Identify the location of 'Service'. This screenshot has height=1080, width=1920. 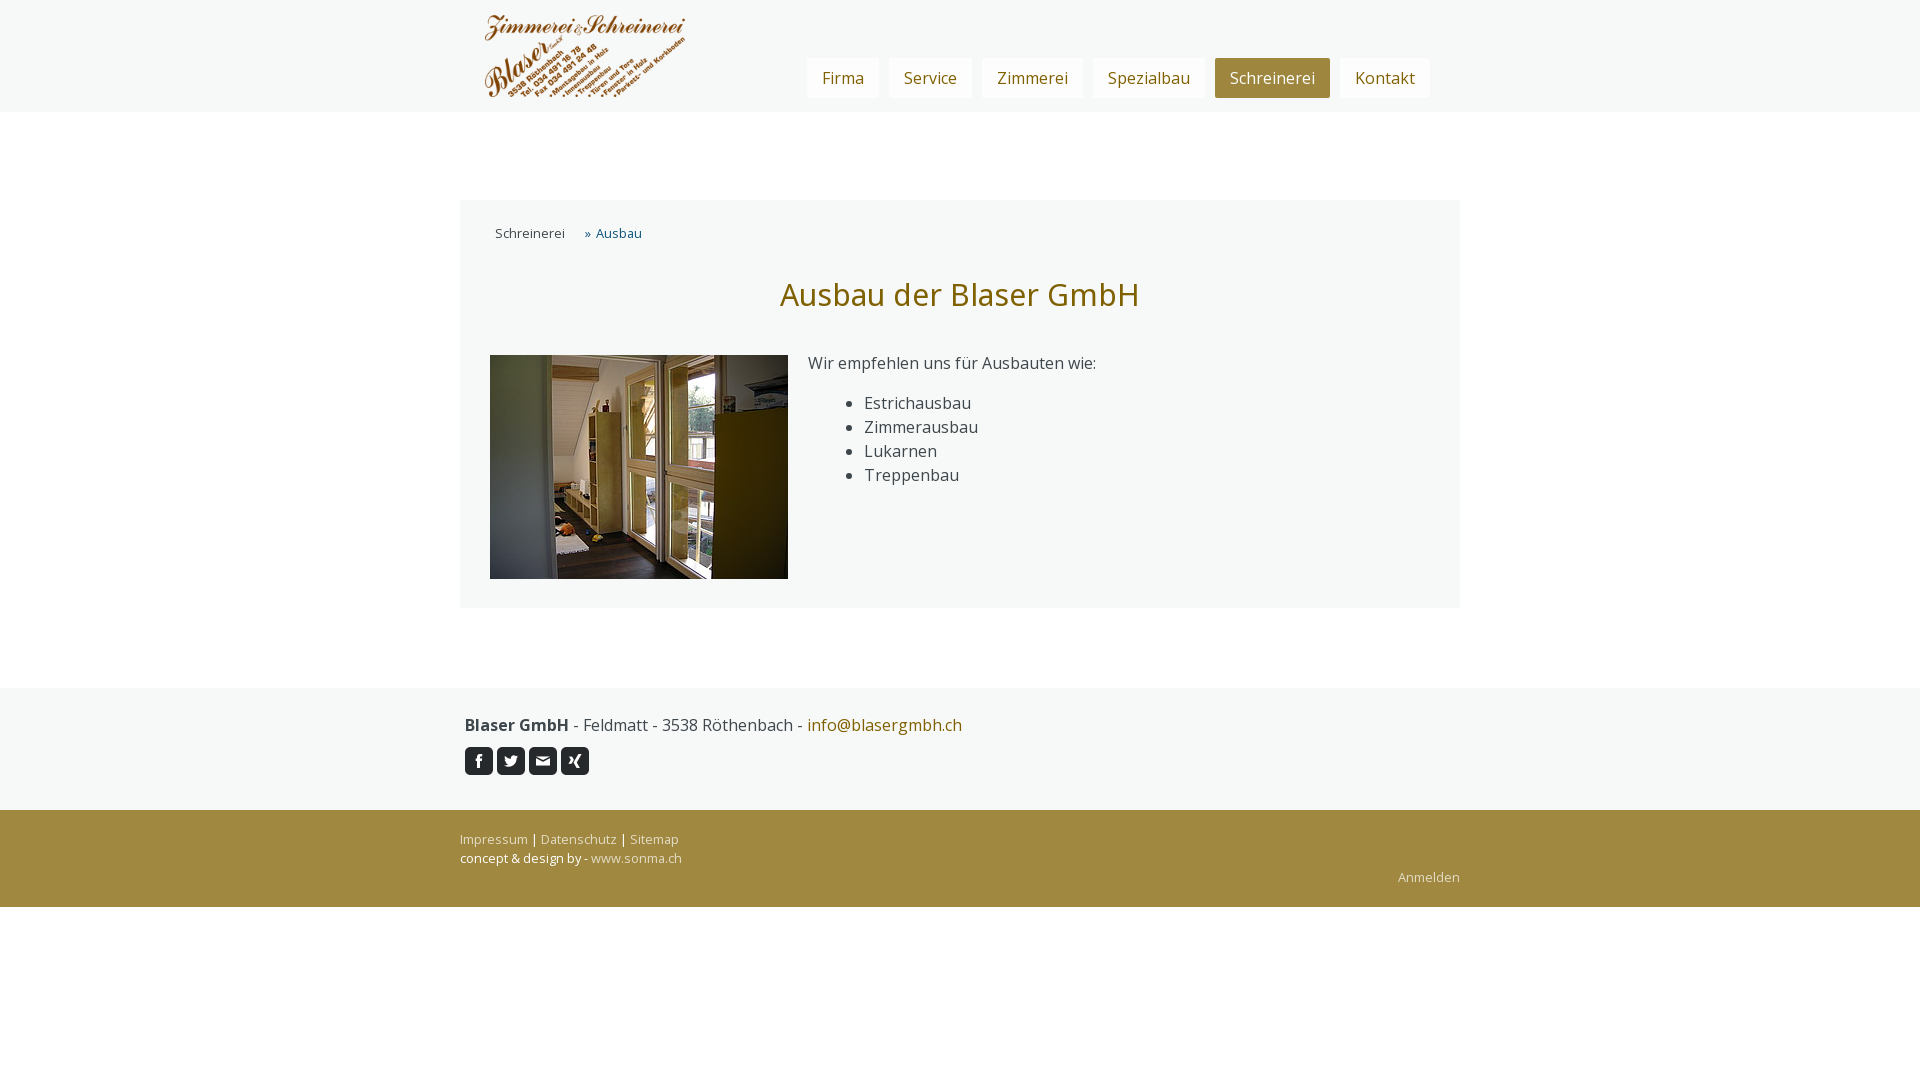
(929, 76).